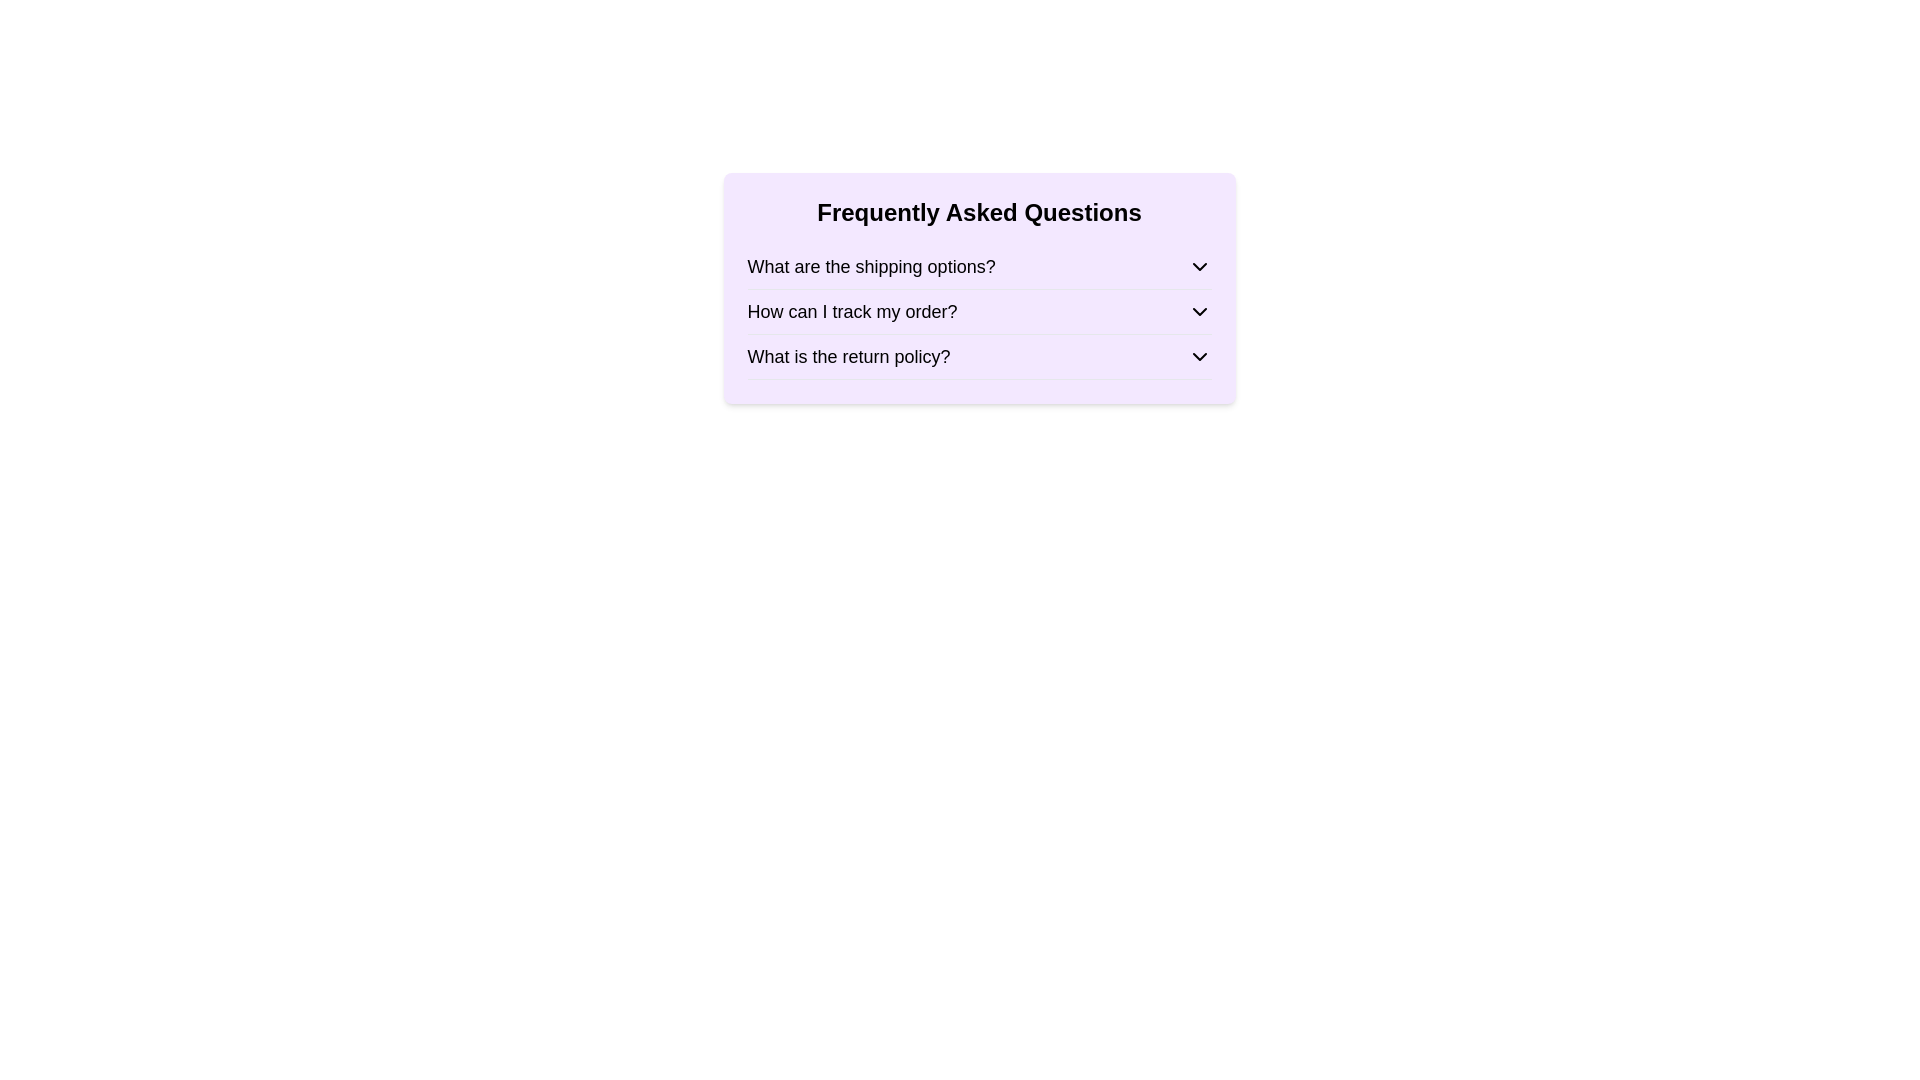  Describe the element at coordinates (979, 356) in the screenshot. I see `the dropdown menu header displaying 'What is the return policy?' for keyboard navigation` at that location.